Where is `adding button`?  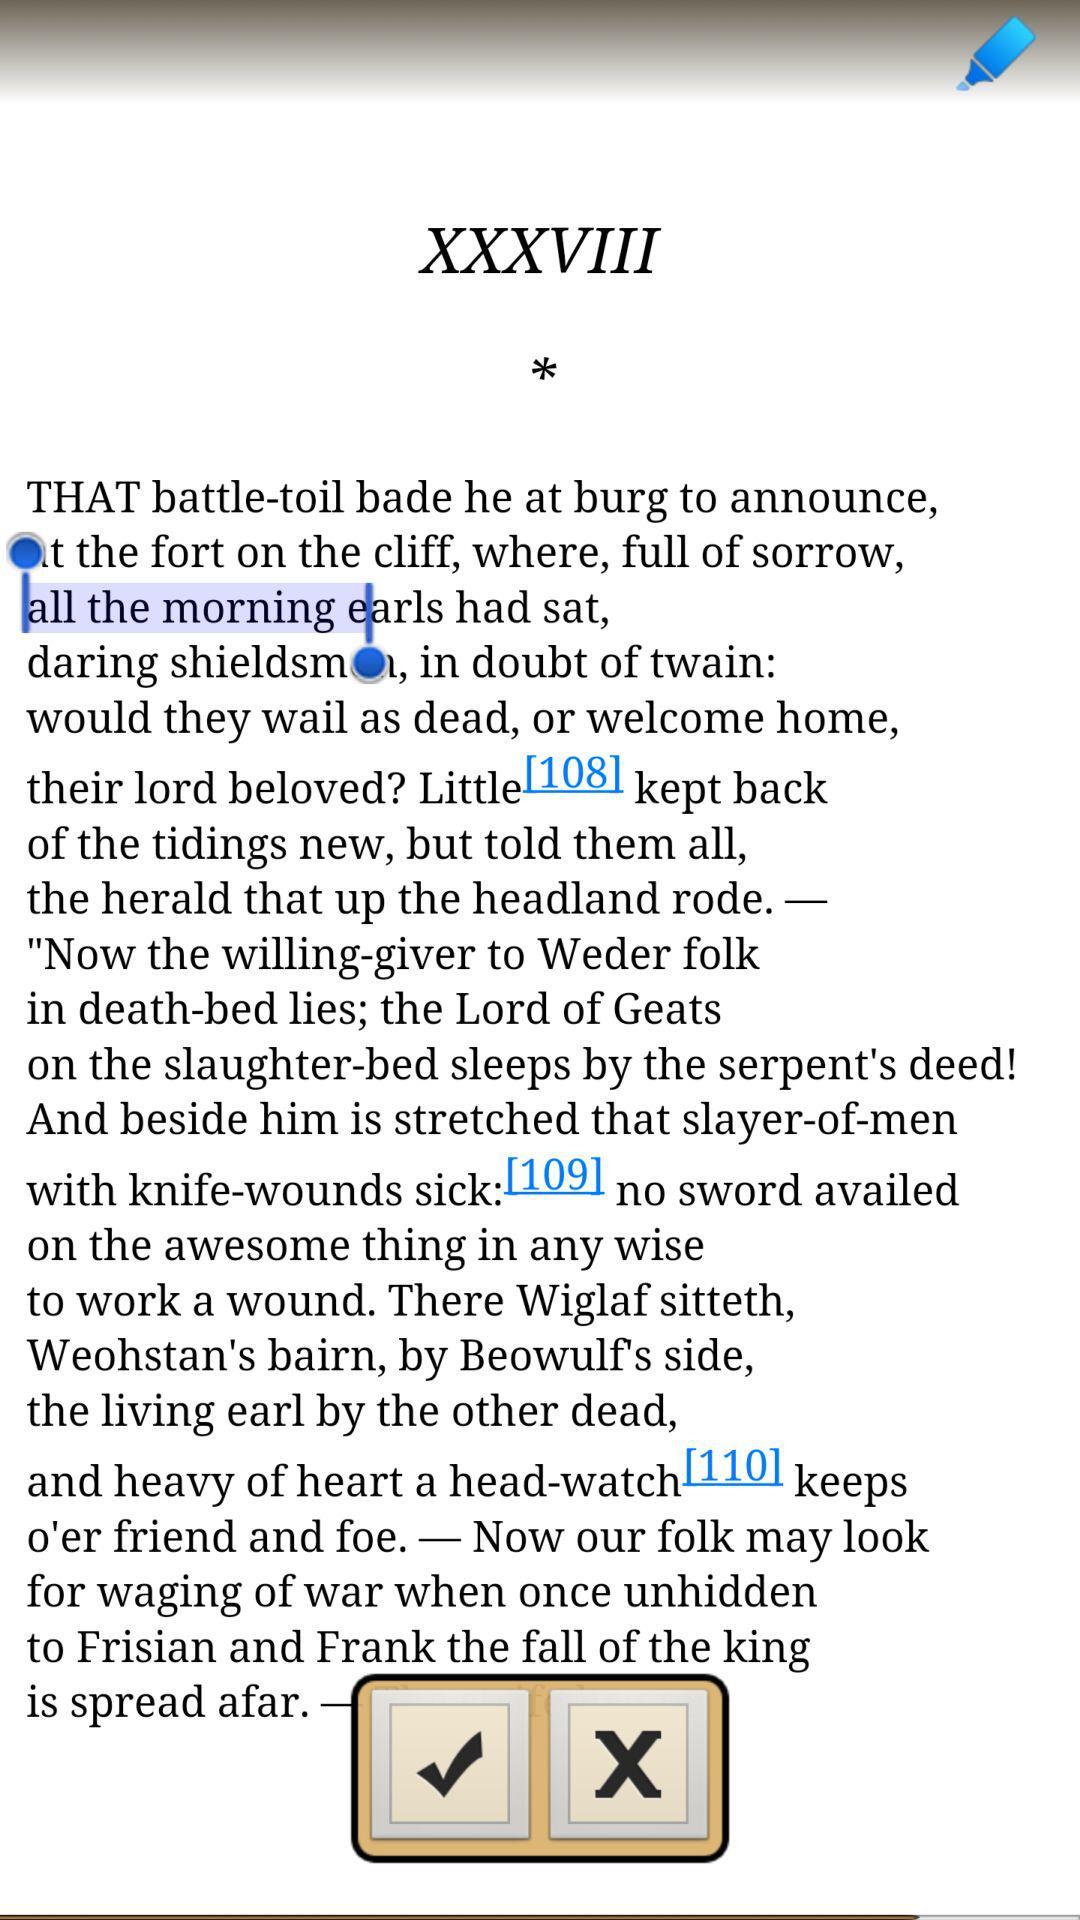 adding button is located at coordinates (450, 1770).